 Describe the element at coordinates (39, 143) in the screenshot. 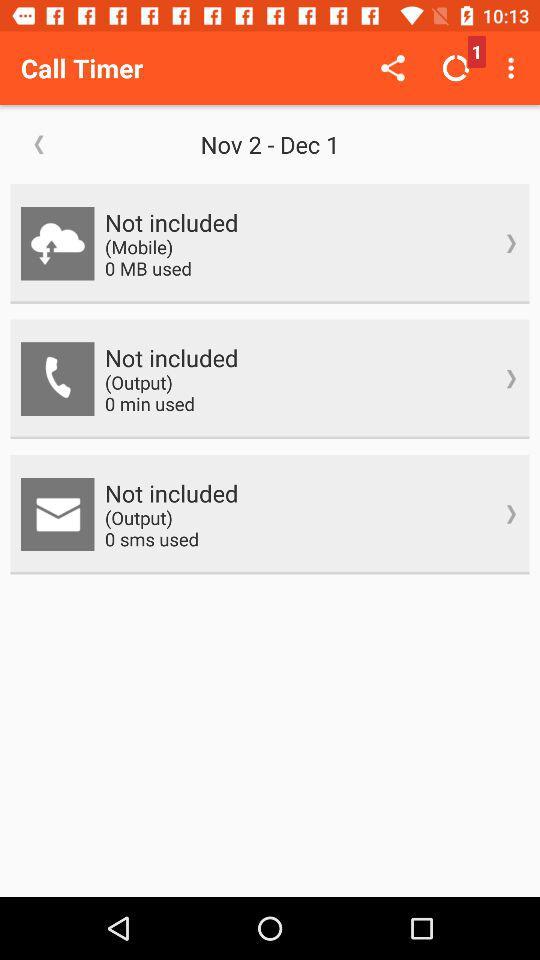

I see `item next to the nov 2 dec item` at that location.